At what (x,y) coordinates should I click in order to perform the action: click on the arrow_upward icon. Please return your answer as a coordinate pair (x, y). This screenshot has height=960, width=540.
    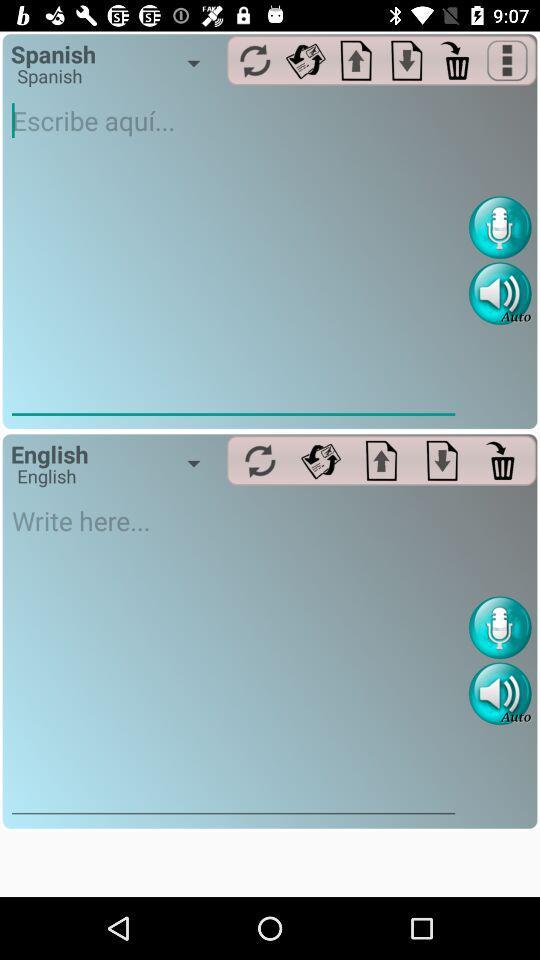
    Looking at the image, I should click on (381, 460).